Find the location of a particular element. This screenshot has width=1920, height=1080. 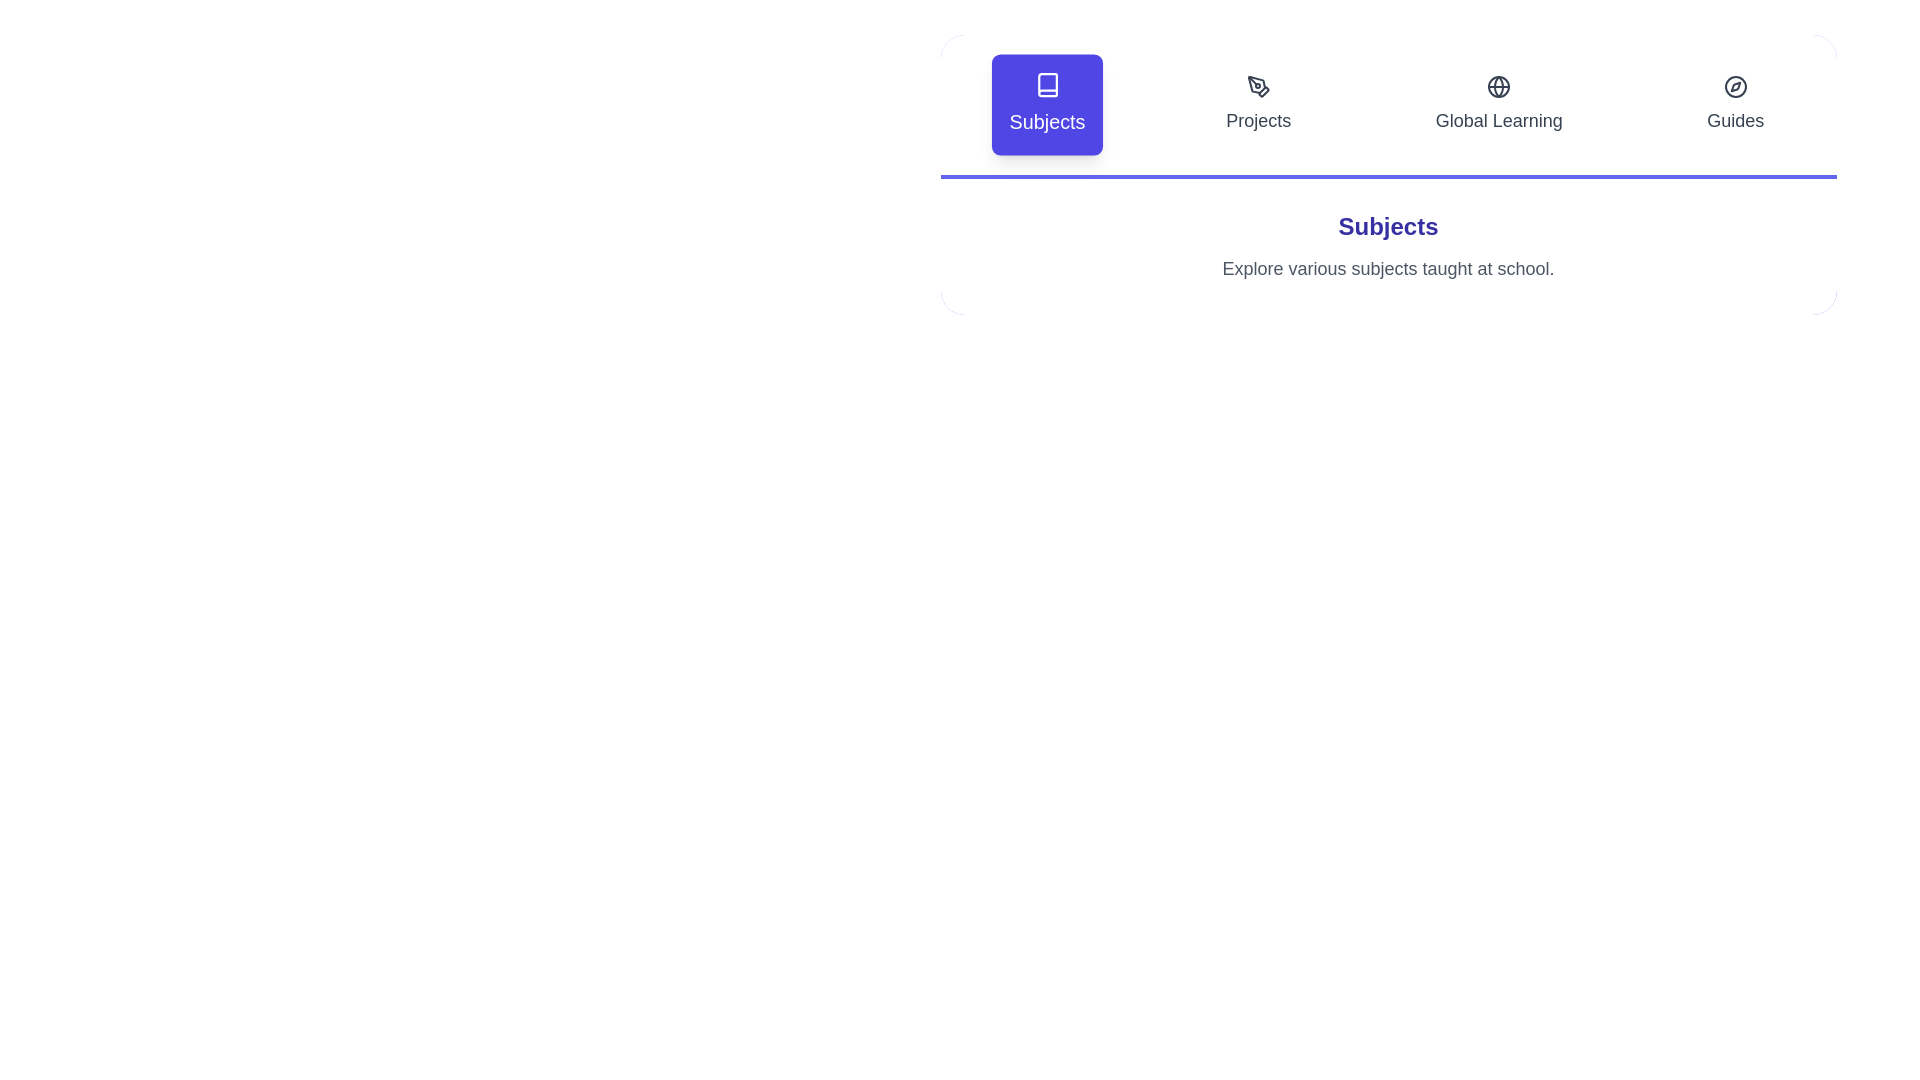

the Subjects tab to view its content is located at coordinates (1045, 104).